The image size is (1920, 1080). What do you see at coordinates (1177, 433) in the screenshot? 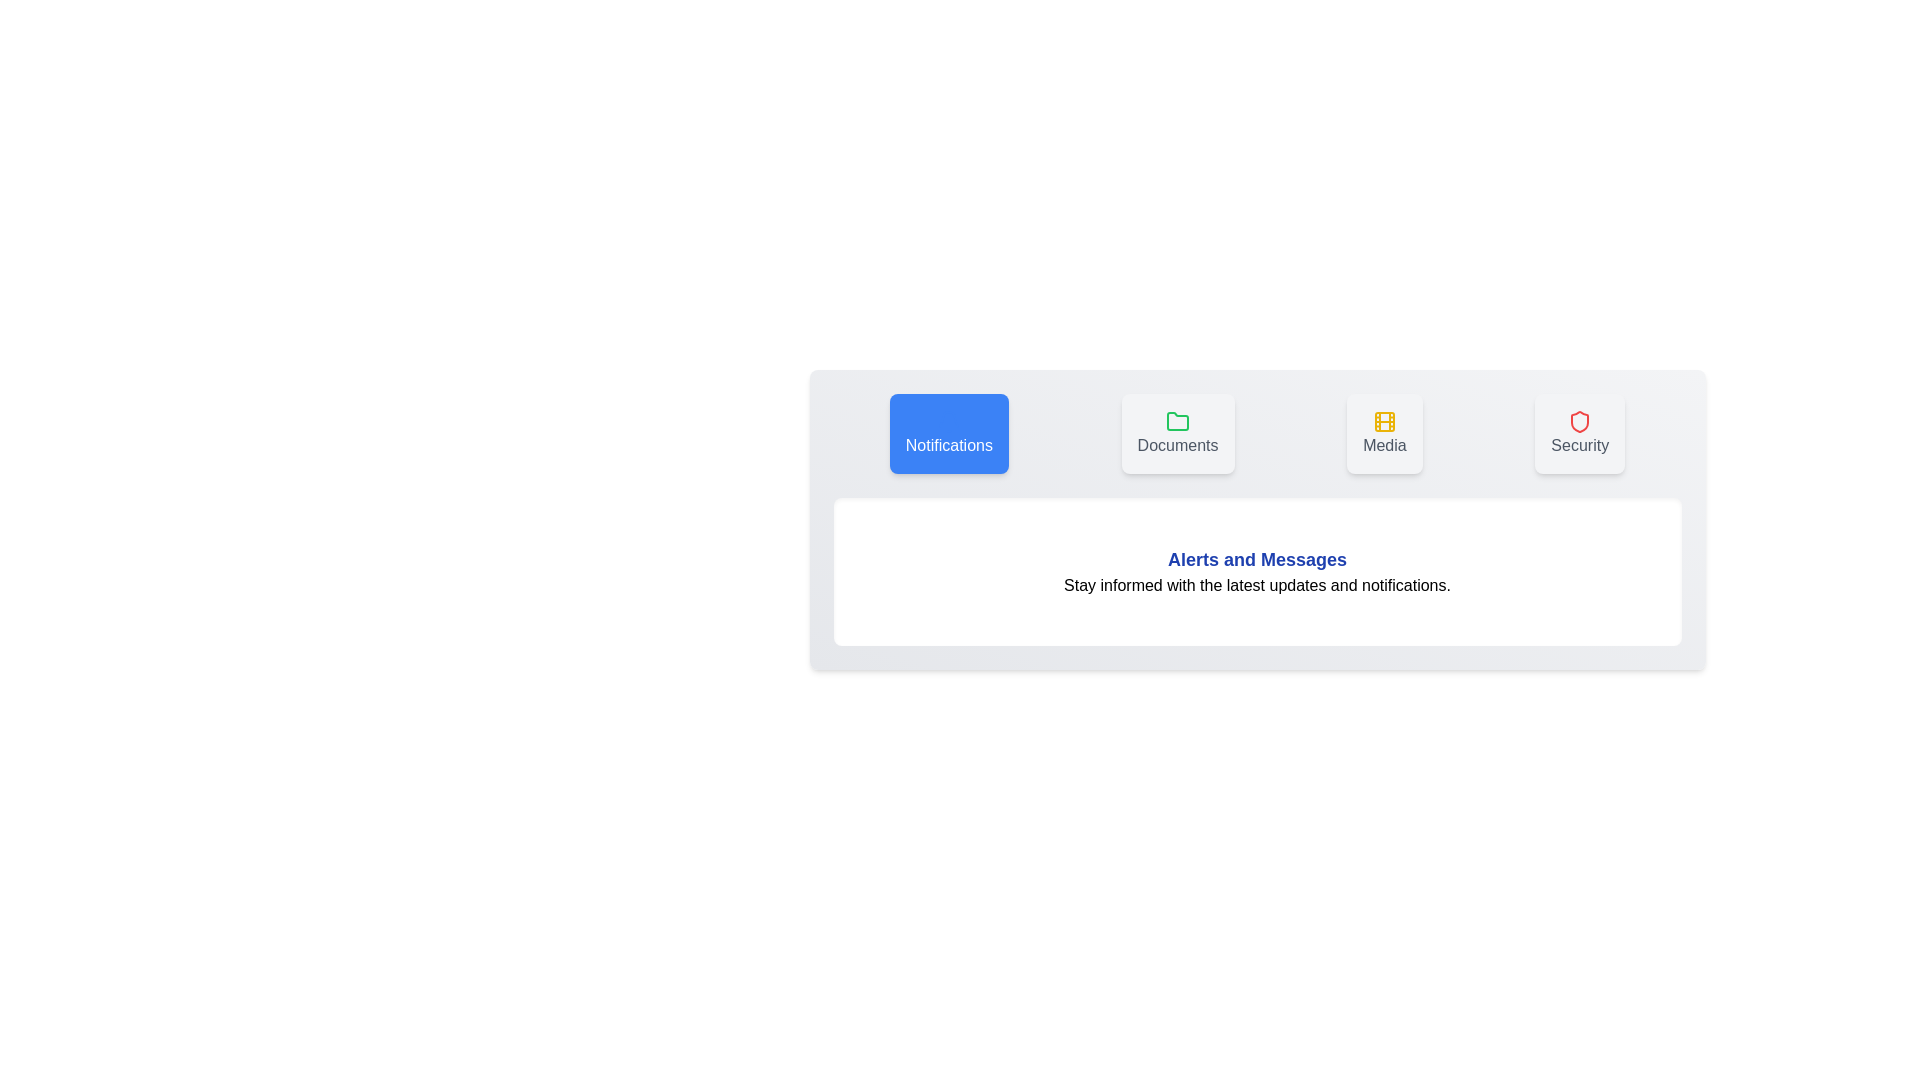
I see `the tab corresponding to Documents to inspect its icon` at bounding box center [1177, 433].